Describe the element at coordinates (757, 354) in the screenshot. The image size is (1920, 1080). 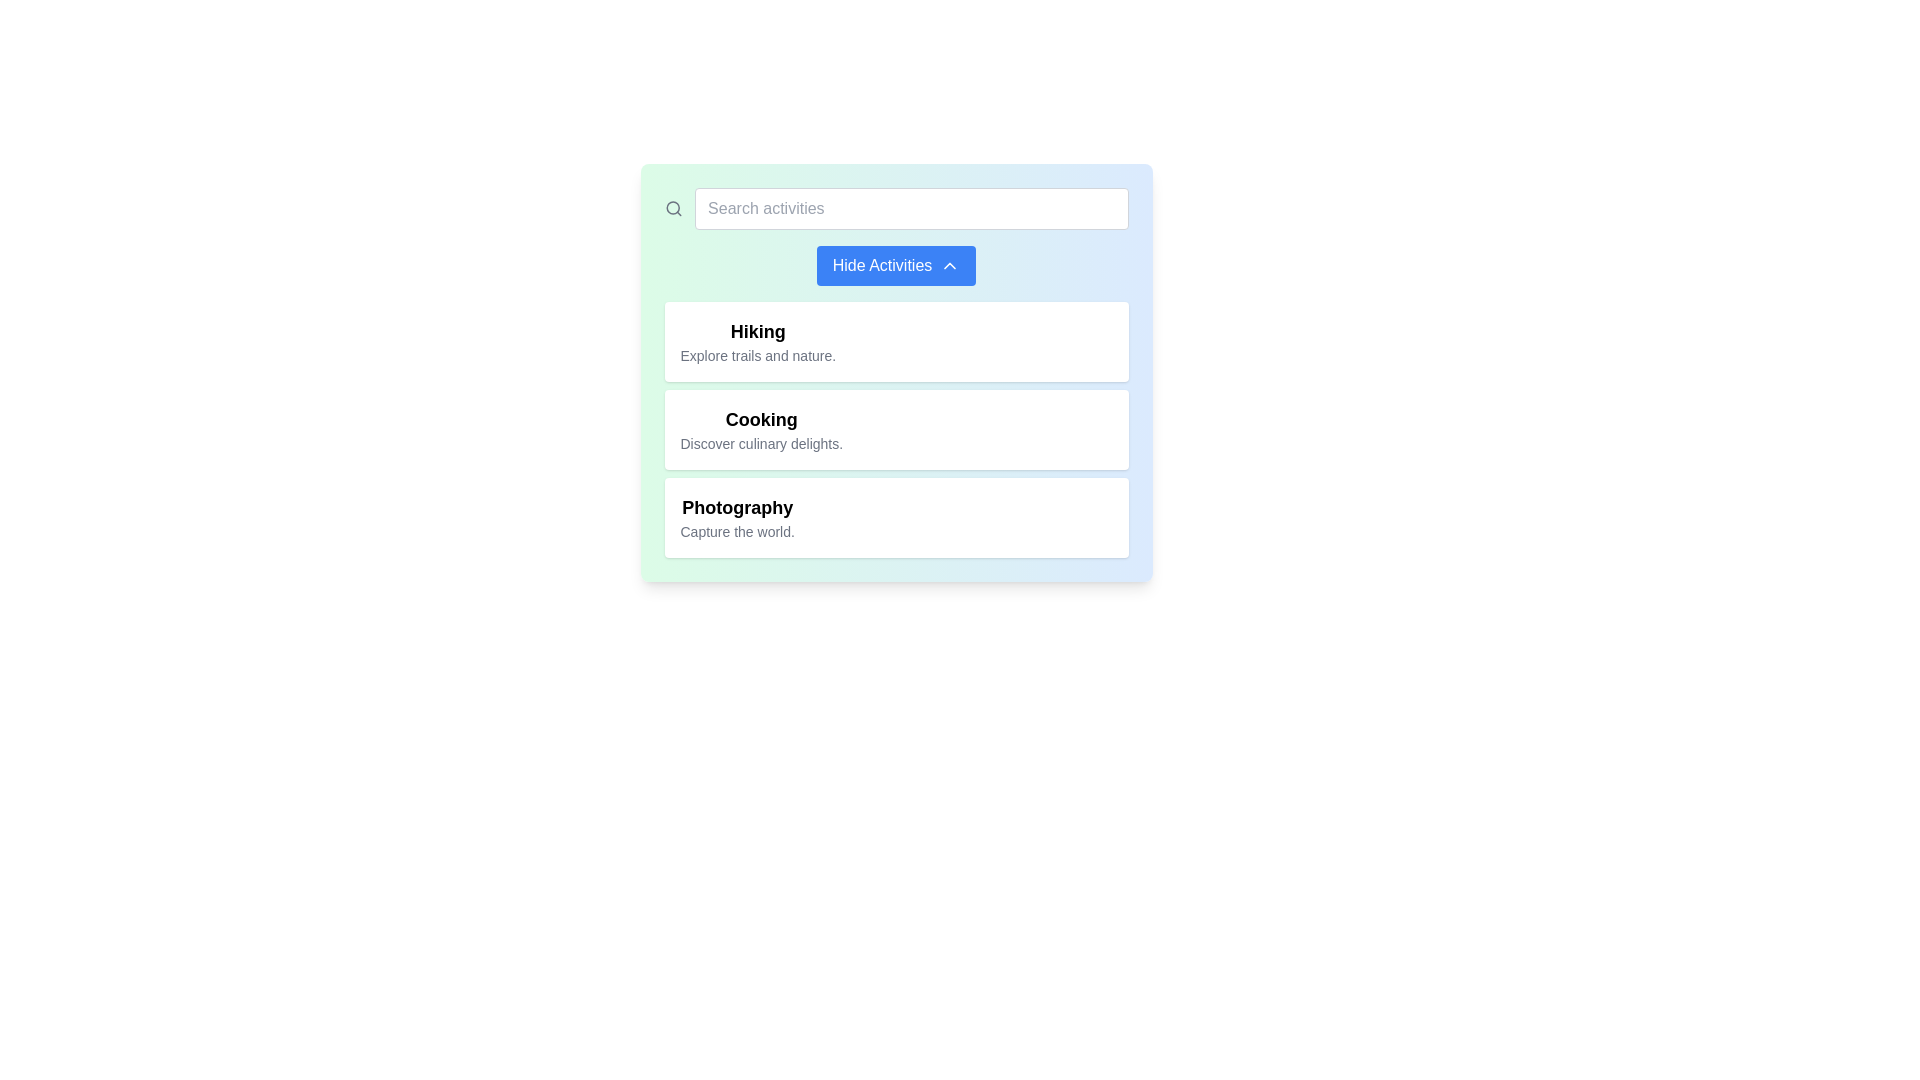
I see `description text snippet 'Explore trails and nature.' located below the bold title 'Hiking'` at that location.